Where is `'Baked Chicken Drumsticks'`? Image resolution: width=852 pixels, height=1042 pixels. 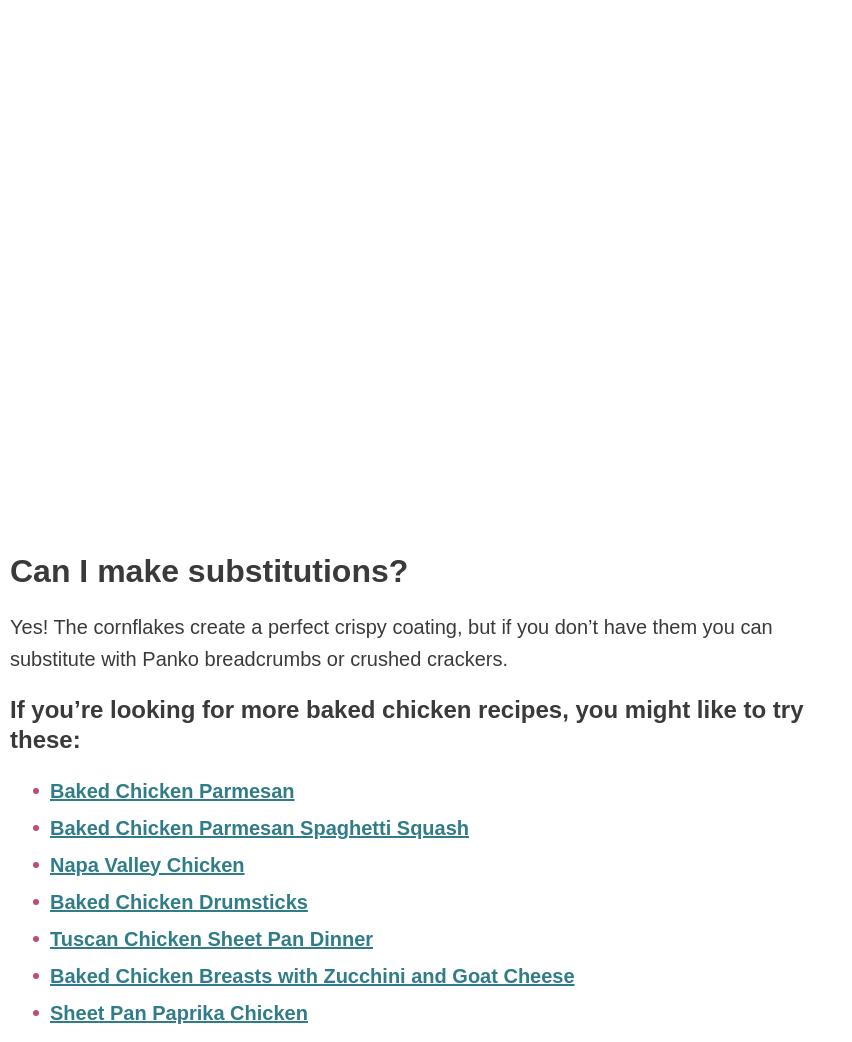
'Baked Chicken Drumsticks' is located at coordinates (178, 900).